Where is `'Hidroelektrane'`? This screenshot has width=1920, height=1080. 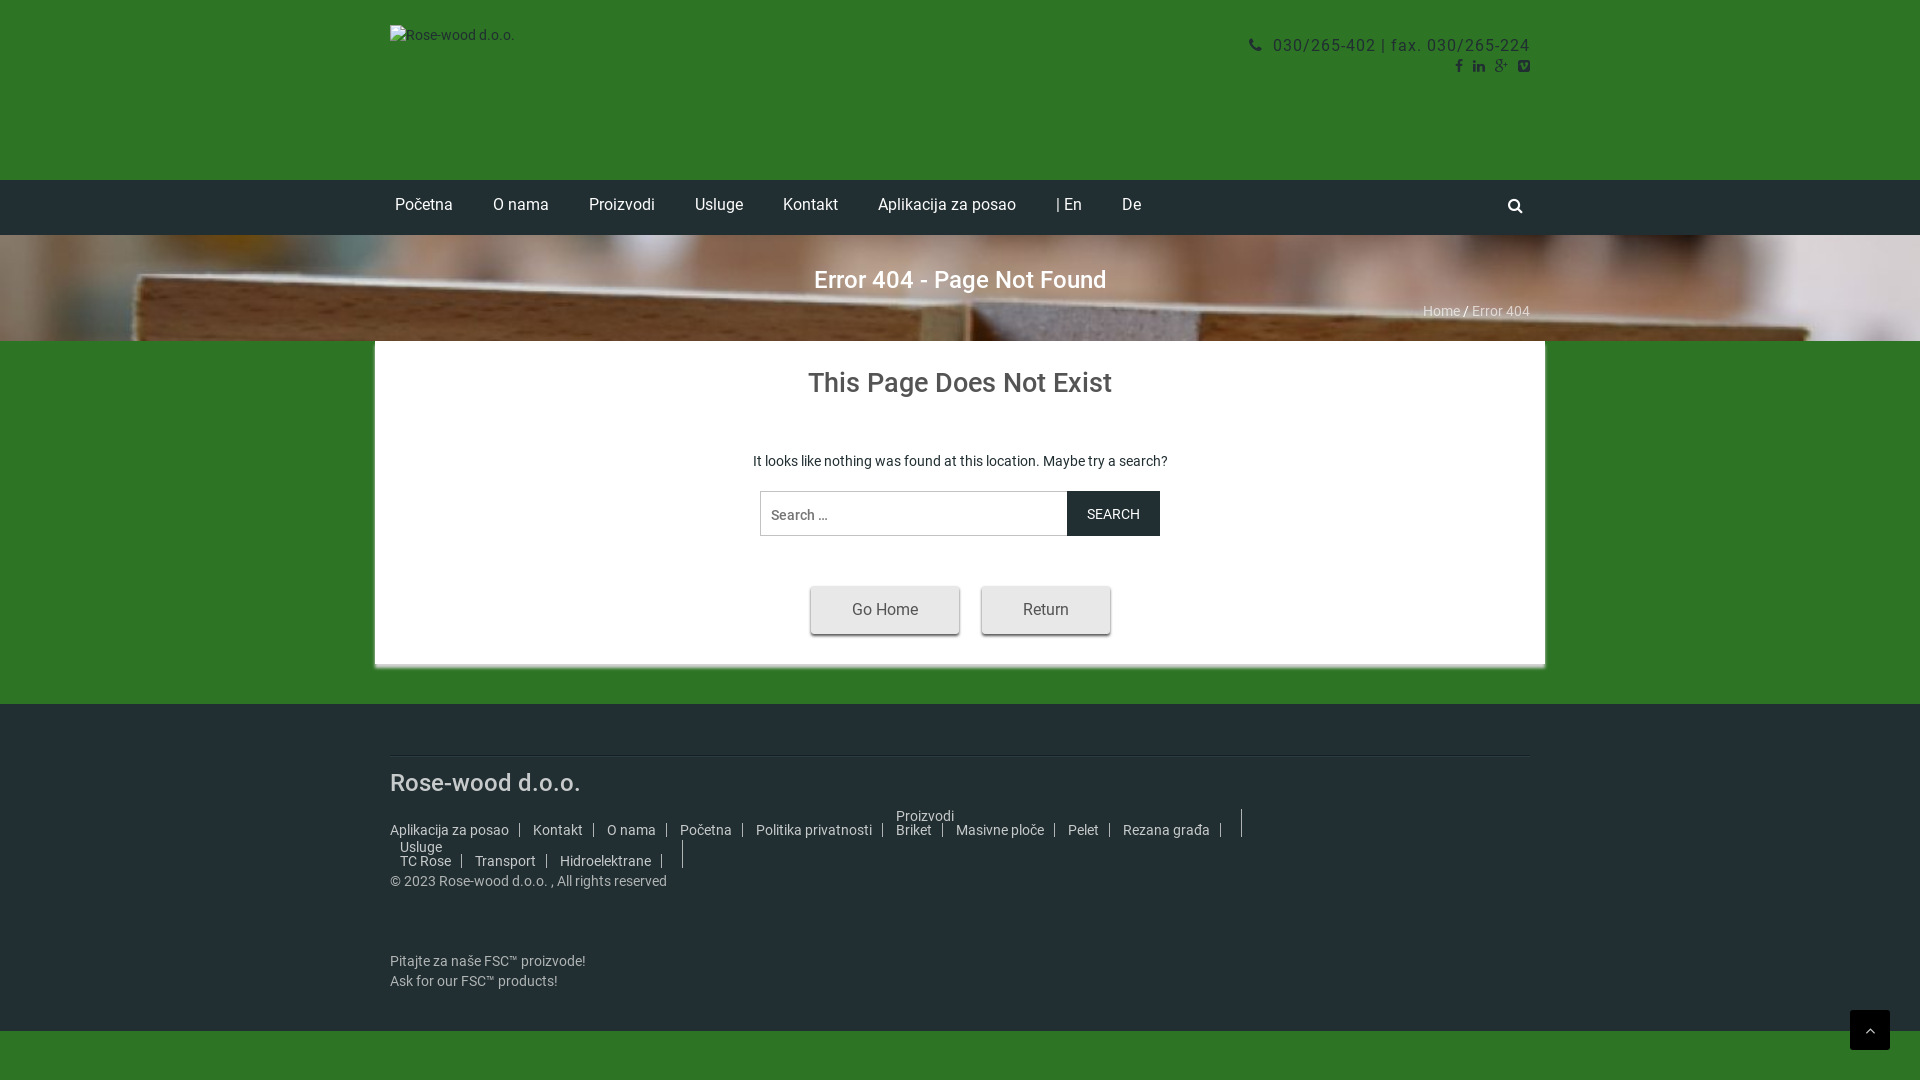 'Hidroelektrane' is located at coordinates (560, 859).